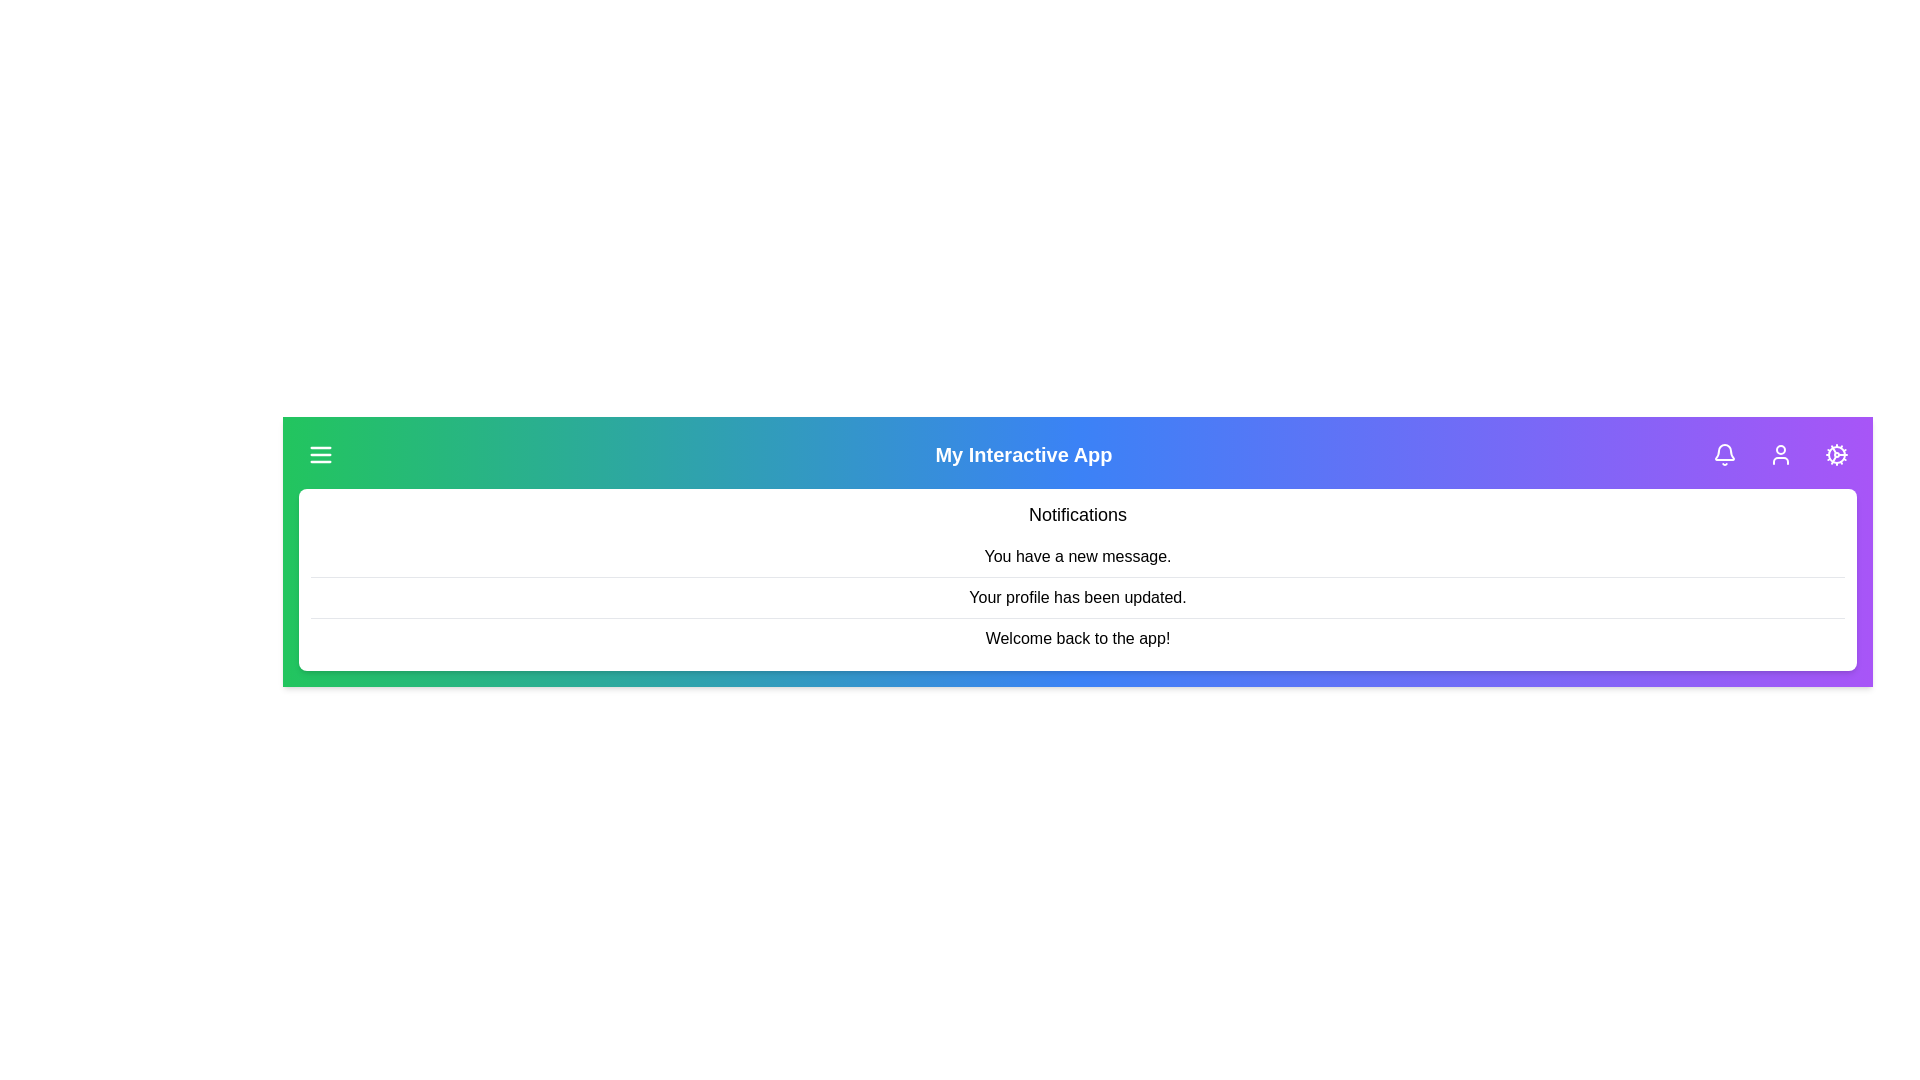 Image resolution: width=1920 pixels, height=1080 pixels. What do you see at coordinates (1780, 455) in the screenshot?
I see `the user profile button` at bounding box center [1780, 455].